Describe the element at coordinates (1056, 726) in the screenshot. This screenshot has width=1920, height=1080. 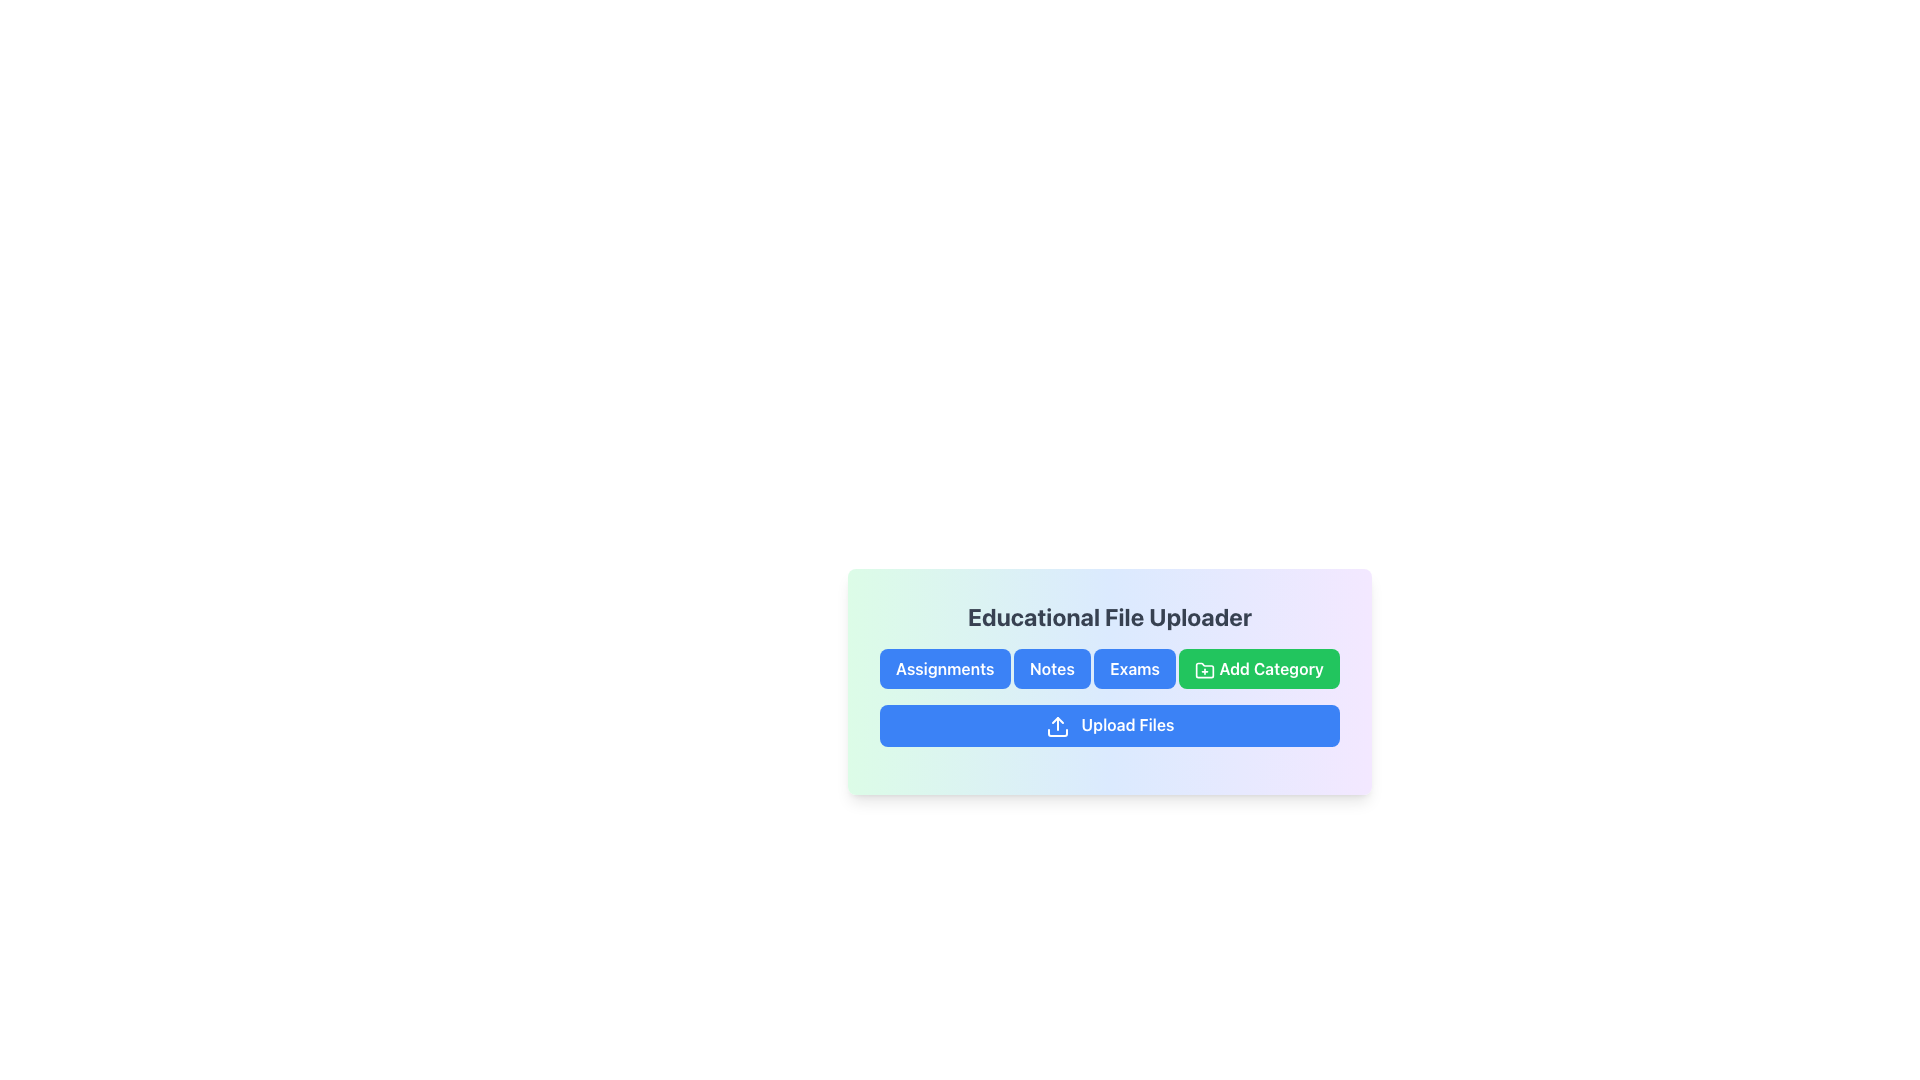
I see `the upload icon, which is represented by an upward arrow within the blue 'Upload Files' button located below the 'Educational File Uploader' heading` at that location.